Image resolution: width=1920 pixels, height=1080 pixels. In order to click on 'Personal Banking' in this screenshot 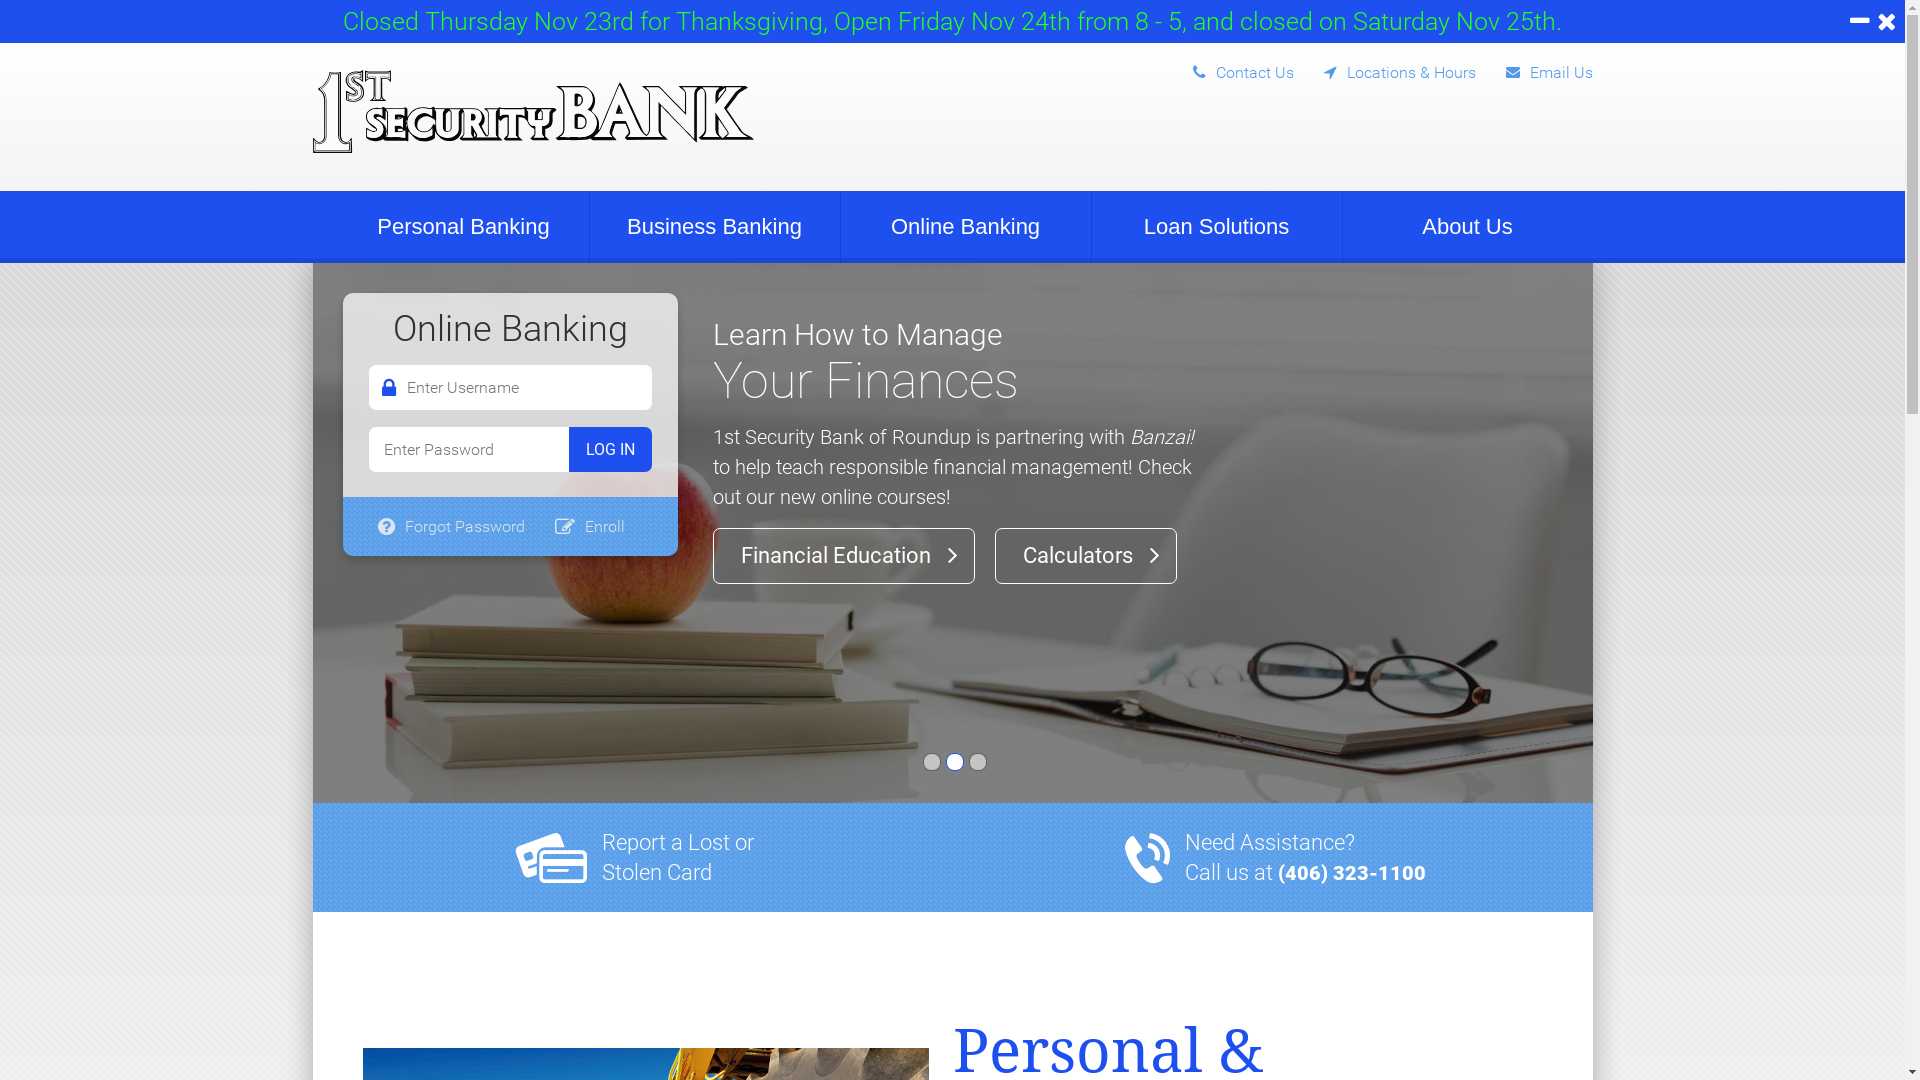, I will do `click(461, 226)`.